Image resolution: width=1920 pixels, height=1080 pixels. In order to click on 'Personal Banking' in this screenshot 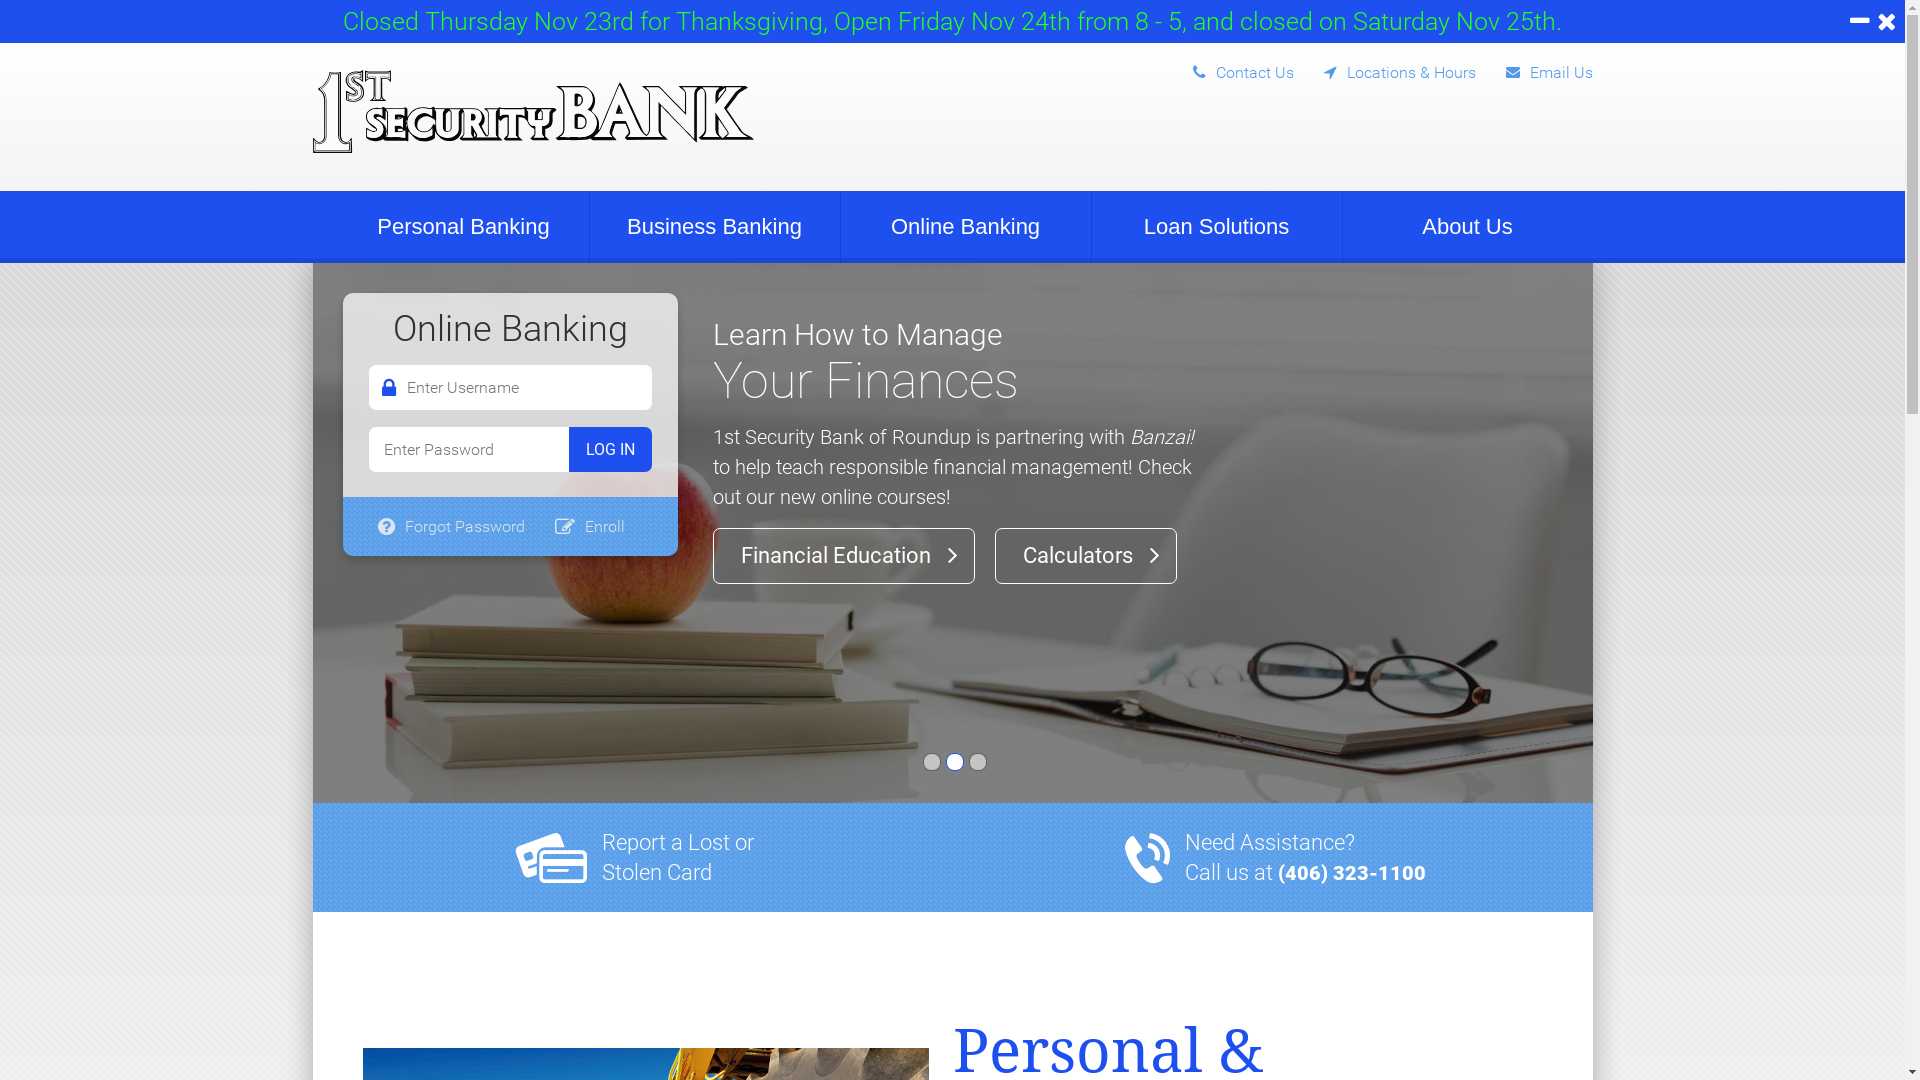, I will do `click(461, 226)`.